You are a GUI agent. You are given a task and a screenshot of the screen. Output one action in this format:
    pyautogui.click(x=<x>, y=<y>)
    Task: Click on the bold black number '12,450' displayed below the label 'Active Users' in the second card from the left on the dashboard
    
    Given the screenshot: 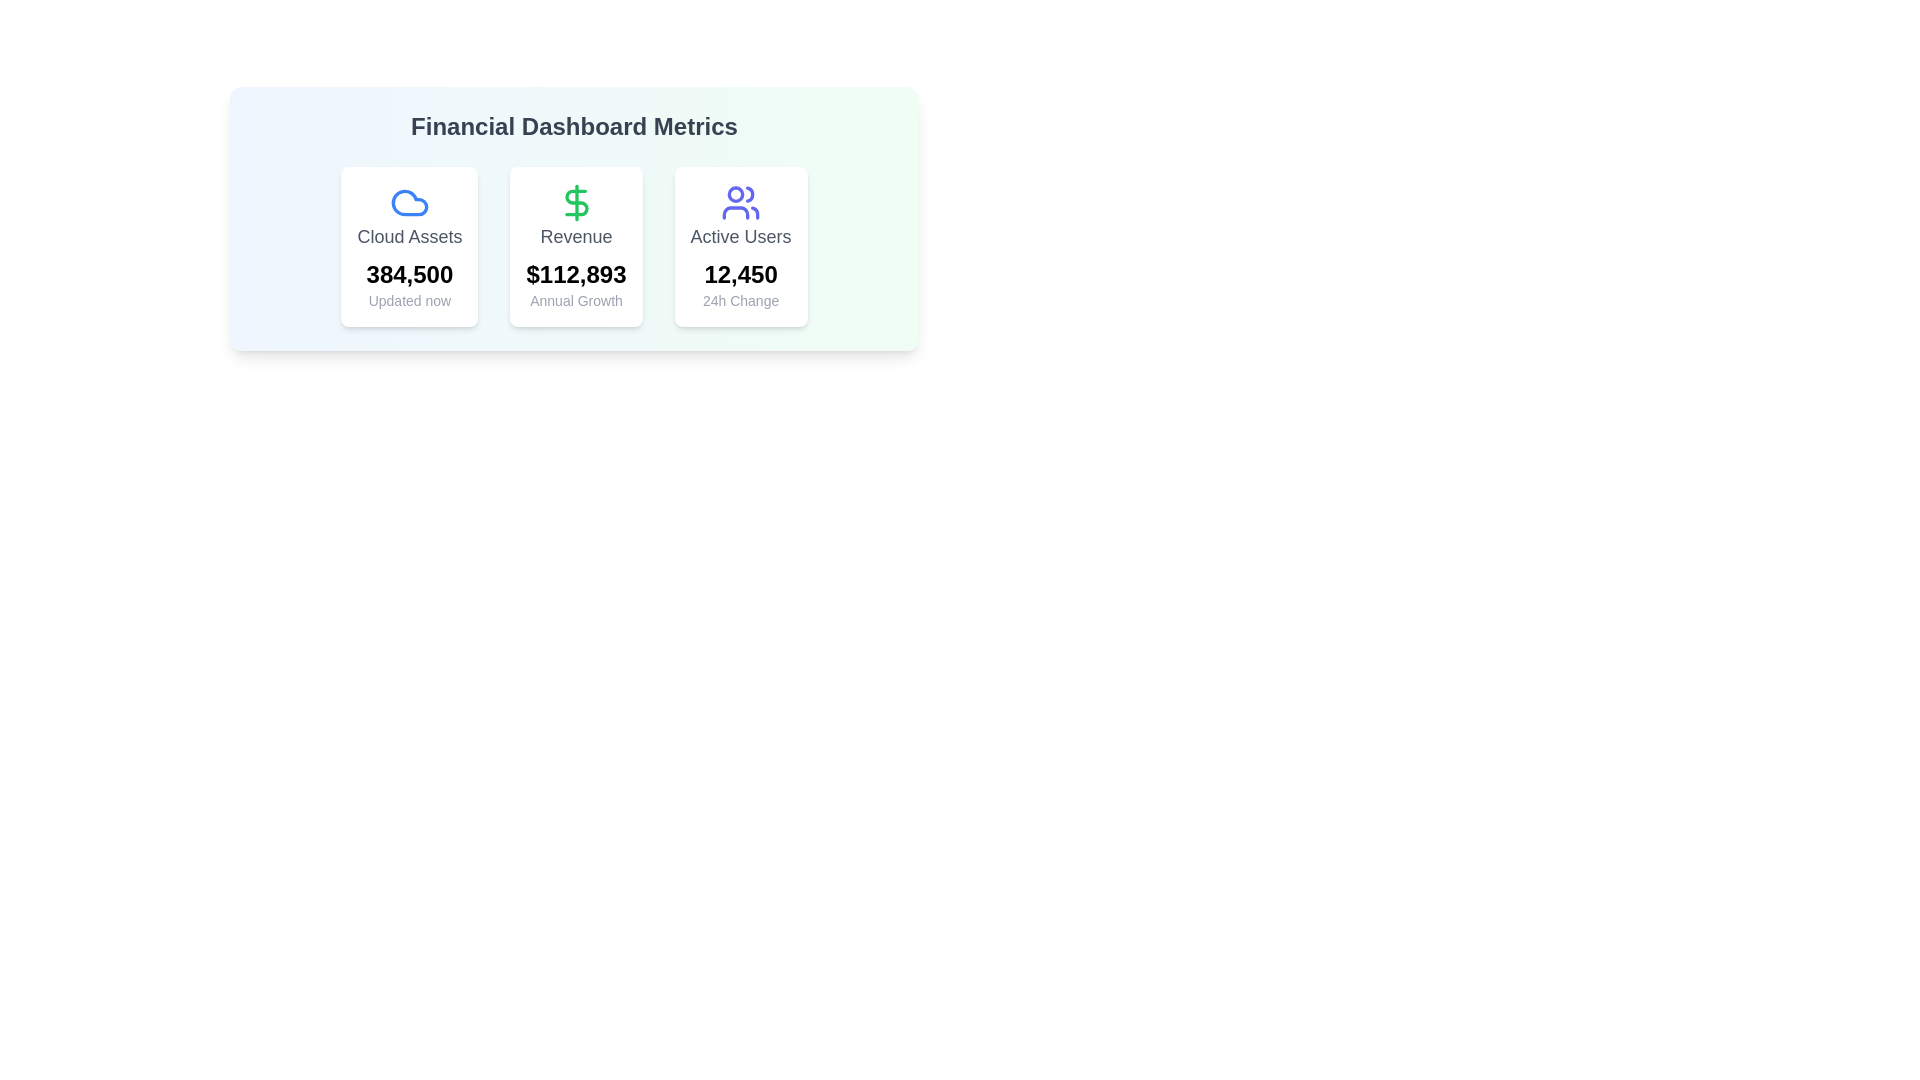 What is the action you would take?
    pyautogui.click(x=740, y=274)
    